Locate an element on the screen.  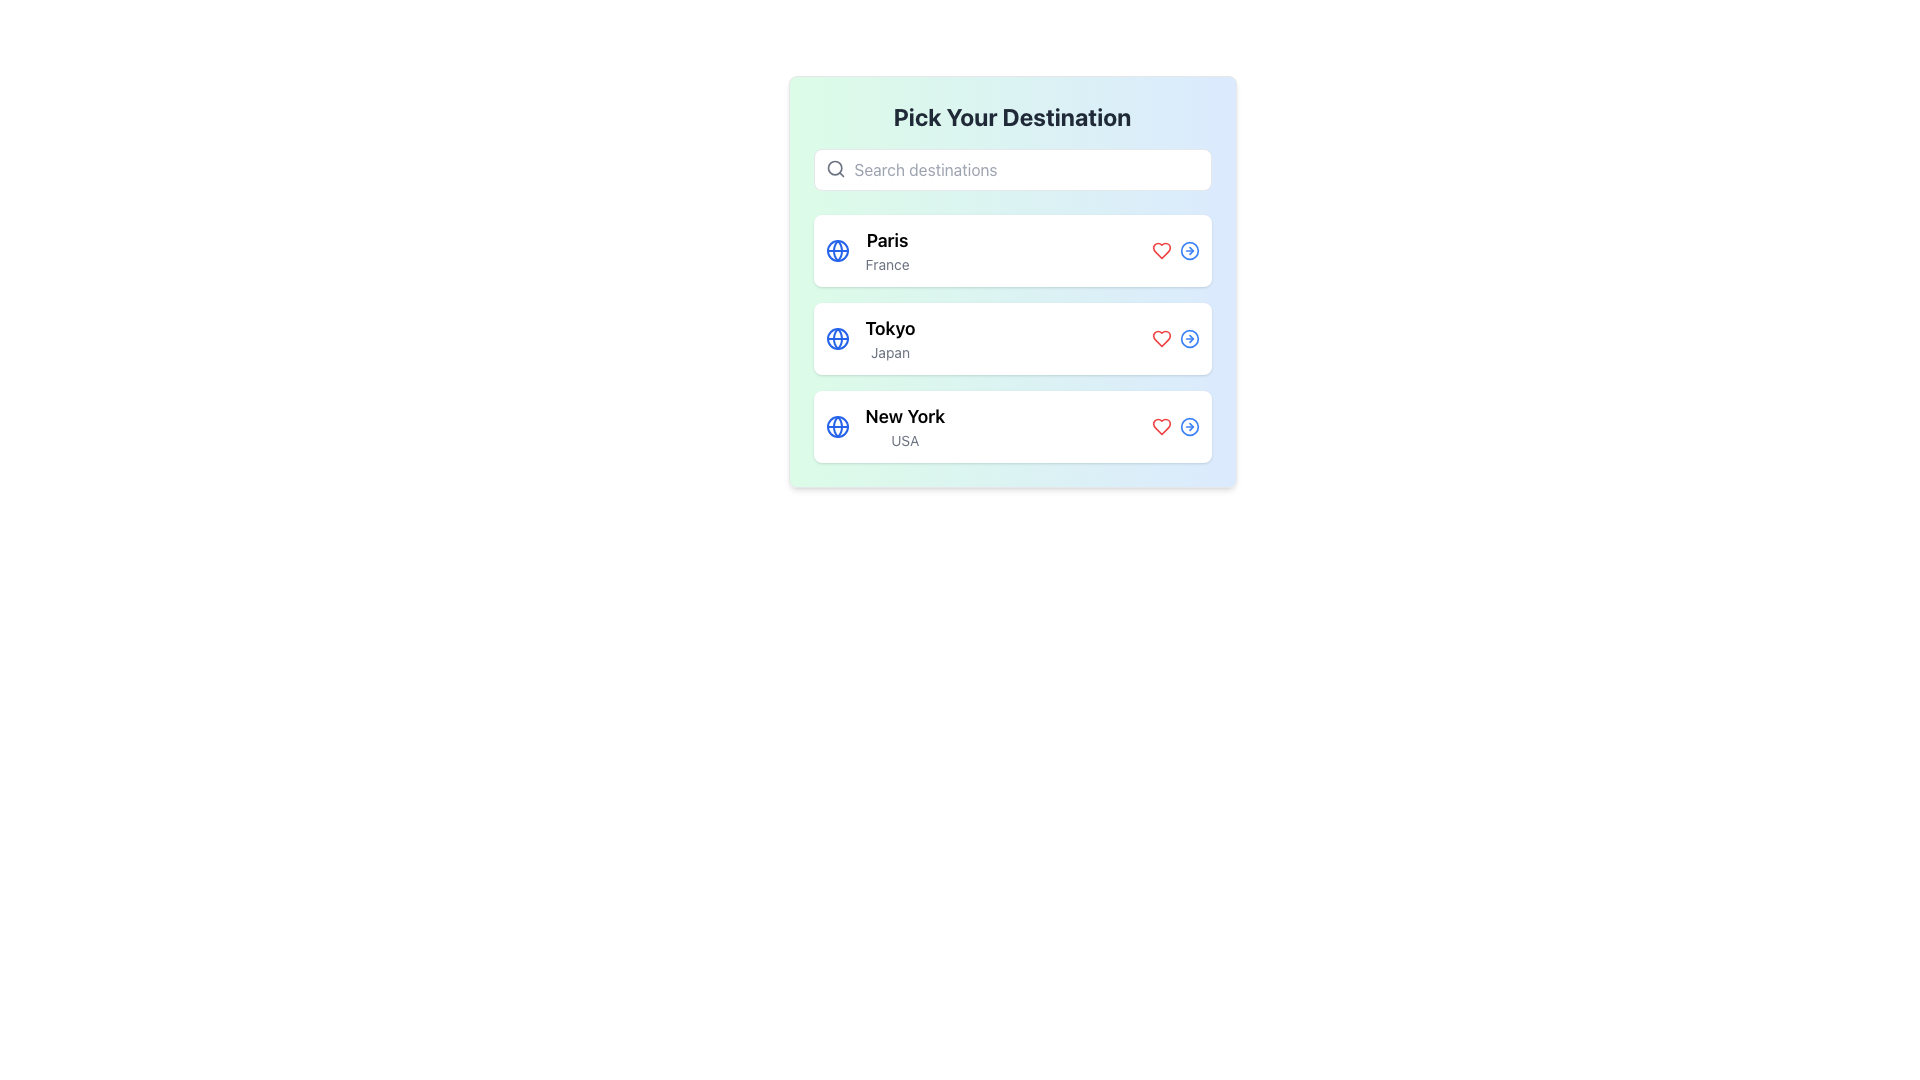
the text label or heading element that displays 'Tokyo' in bold, which is centrally positioned above its subtext 'Japan' in the second card of a vertical list is located at coordinates (889, 327).